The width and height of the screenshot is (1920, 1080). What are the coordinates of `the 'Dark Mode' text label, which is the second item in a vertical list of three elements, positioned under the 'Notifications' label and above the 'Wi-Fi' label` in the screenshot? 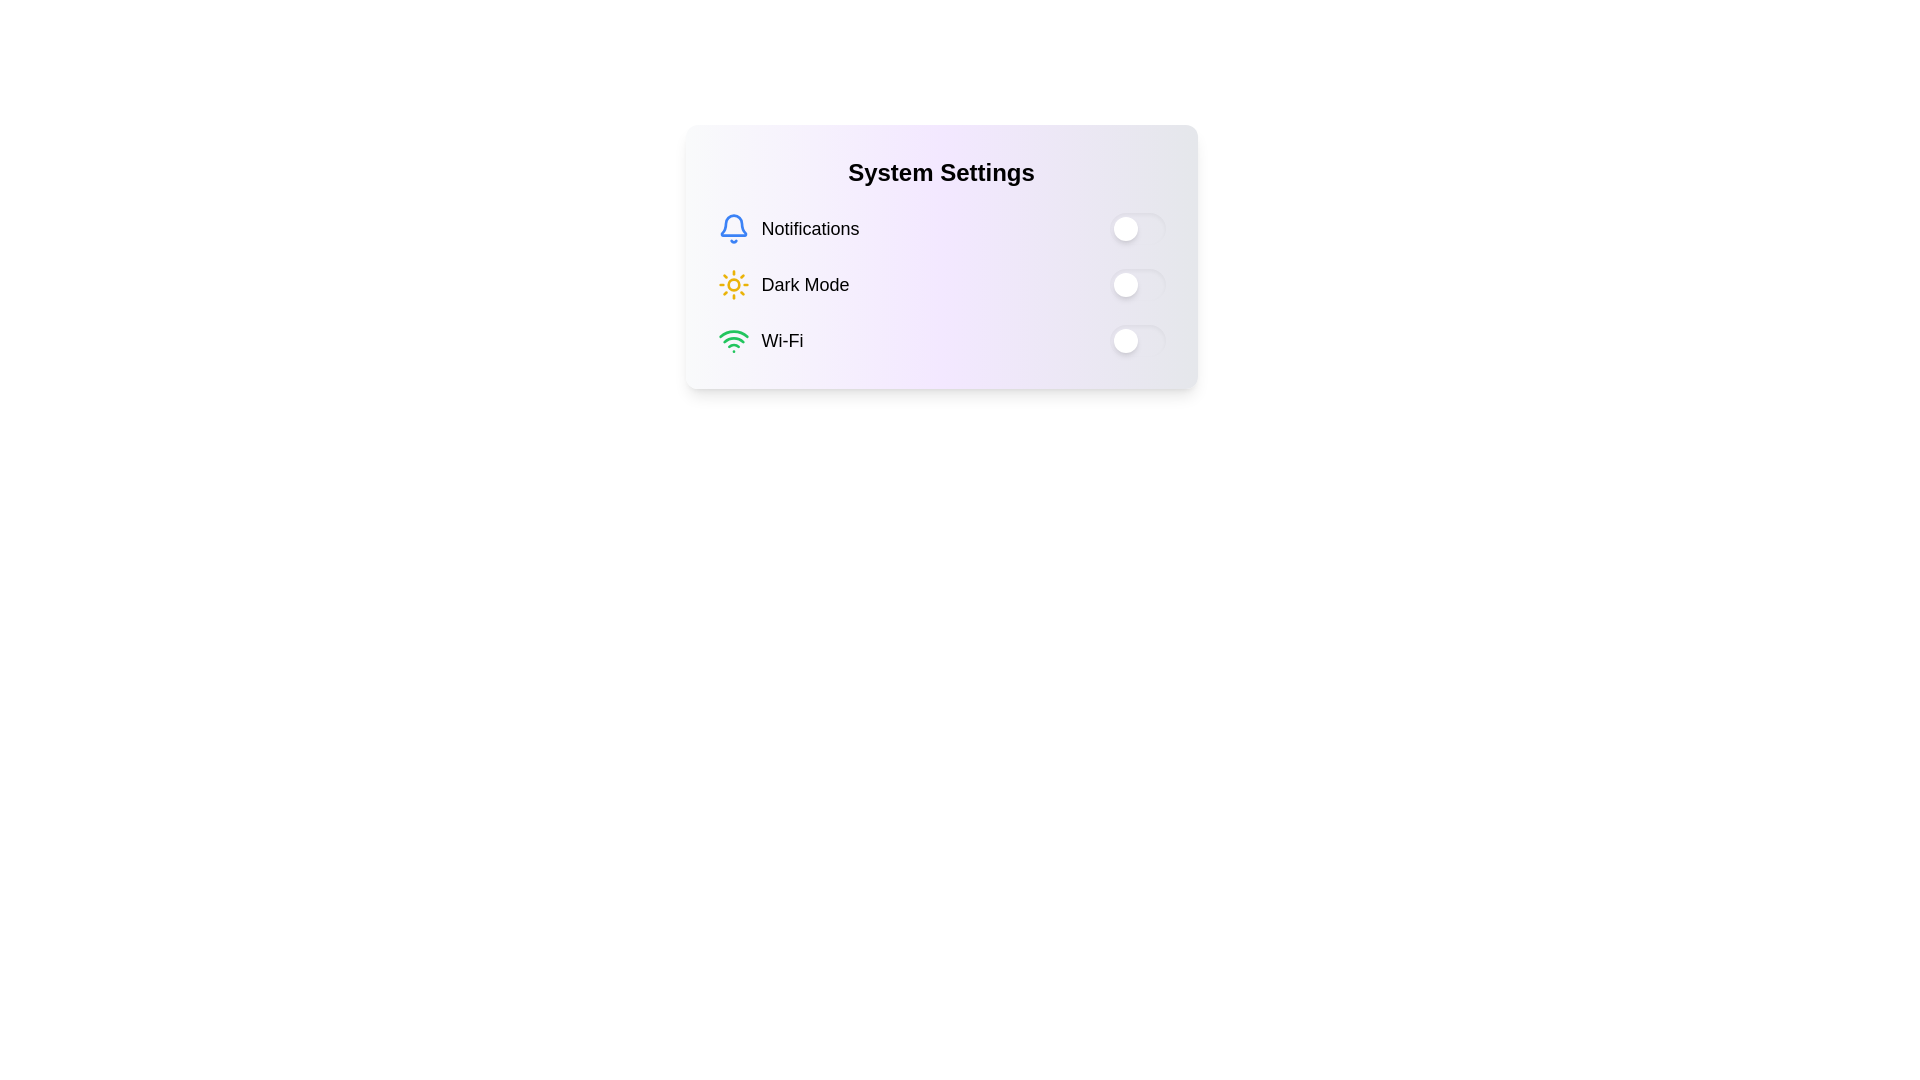 It's located at (805, 285).